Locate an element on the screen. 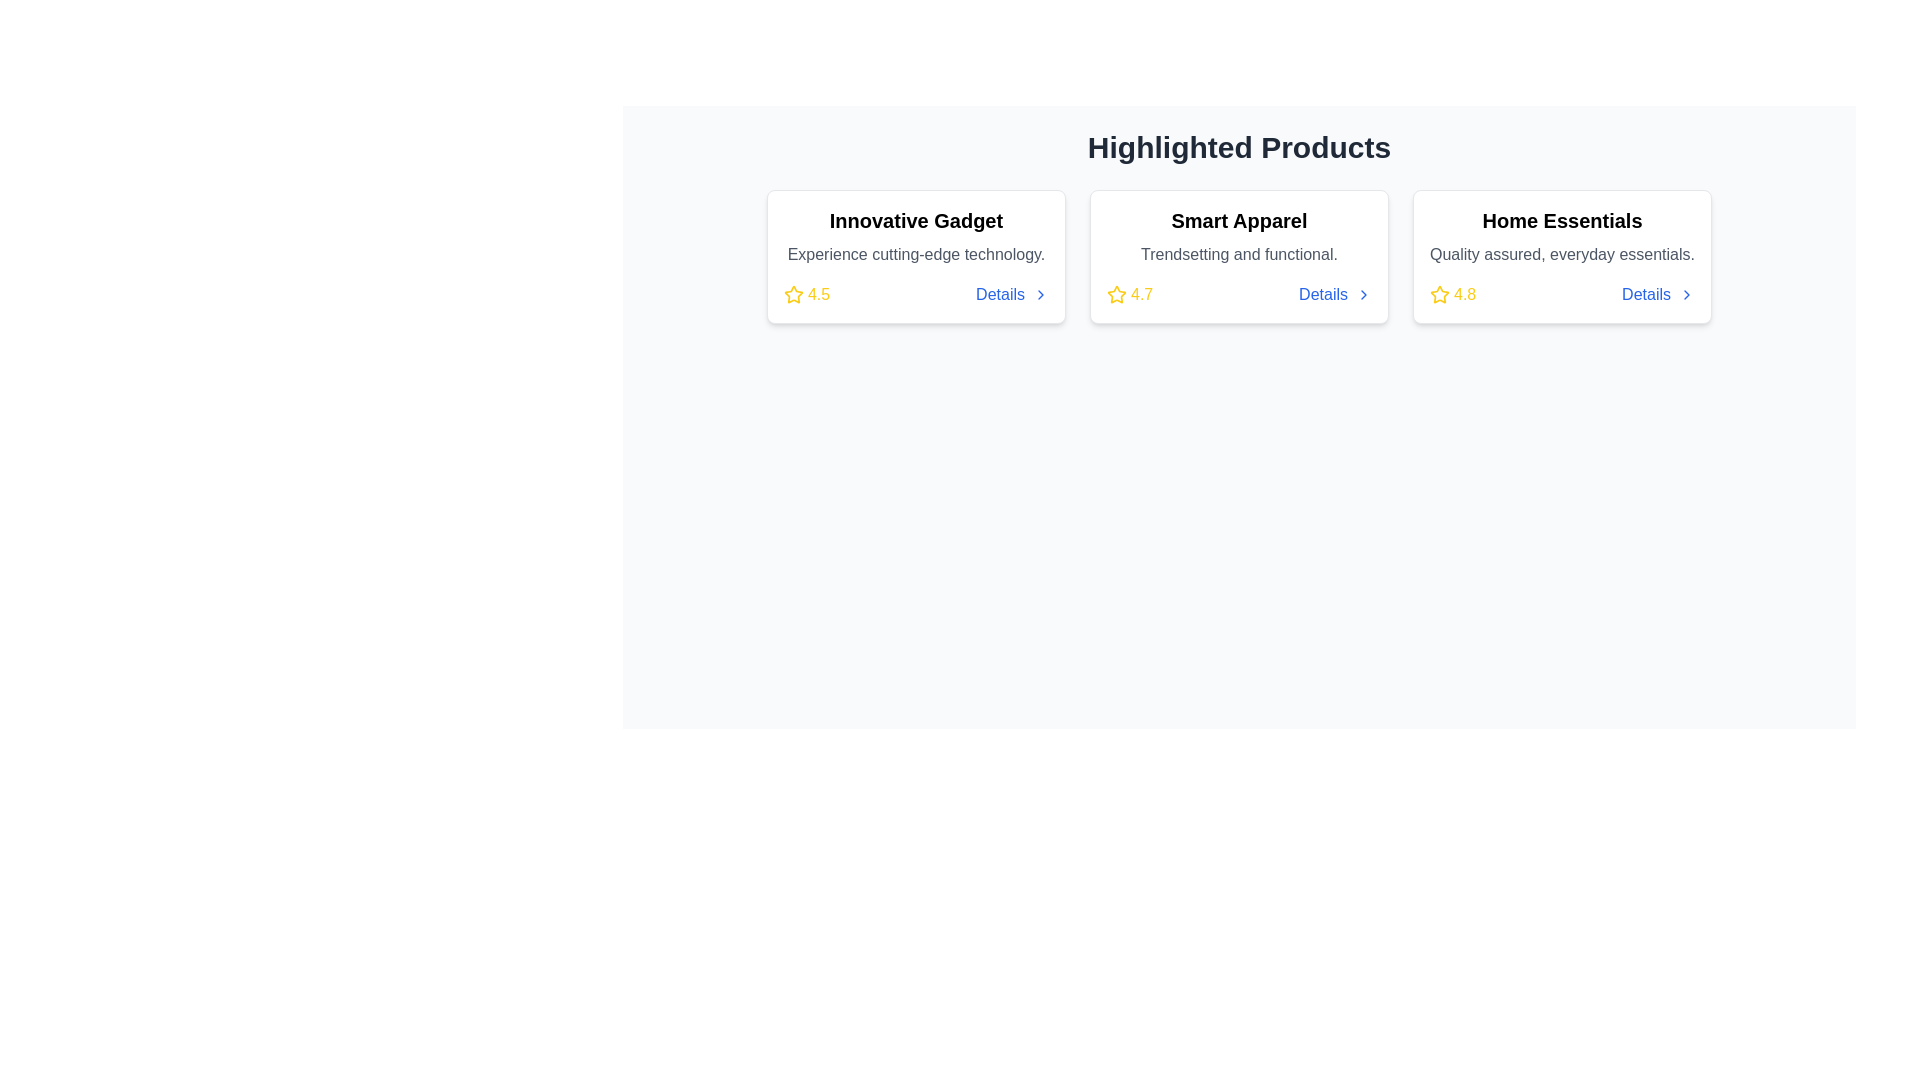 This screenshot has height=1080, width=1920. the 'Details' link styled in blue with a right-pointing chevron icon located at the bottom-right part of the 'Innovative Gadget' product card is located at coordinates (1012, 294).